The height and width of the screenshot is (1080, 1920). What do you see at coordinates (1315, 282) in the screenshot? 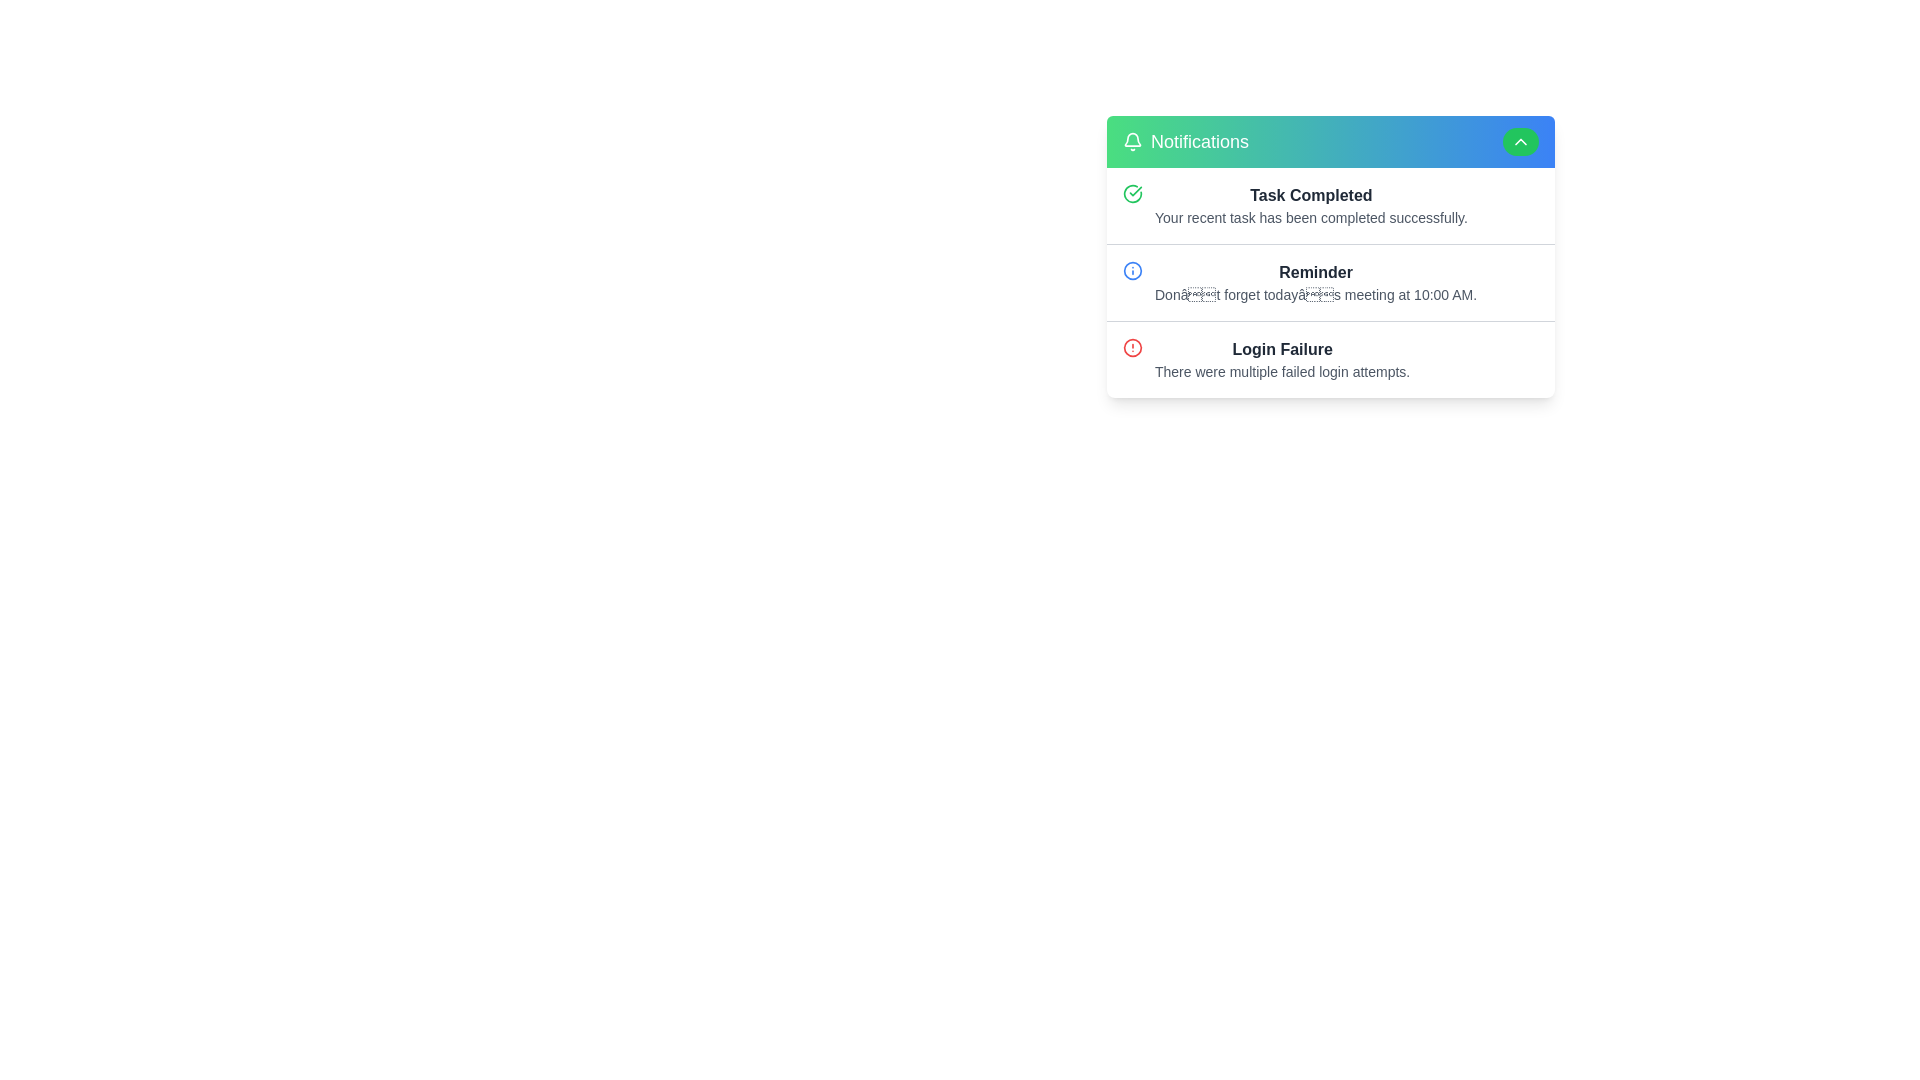
I see `the 'Reminder' notification text element that features a bold title and additional descriptive text, located between 'Task Completed' and 'Login Failure' notifications` at bounding box center [1315, 282].